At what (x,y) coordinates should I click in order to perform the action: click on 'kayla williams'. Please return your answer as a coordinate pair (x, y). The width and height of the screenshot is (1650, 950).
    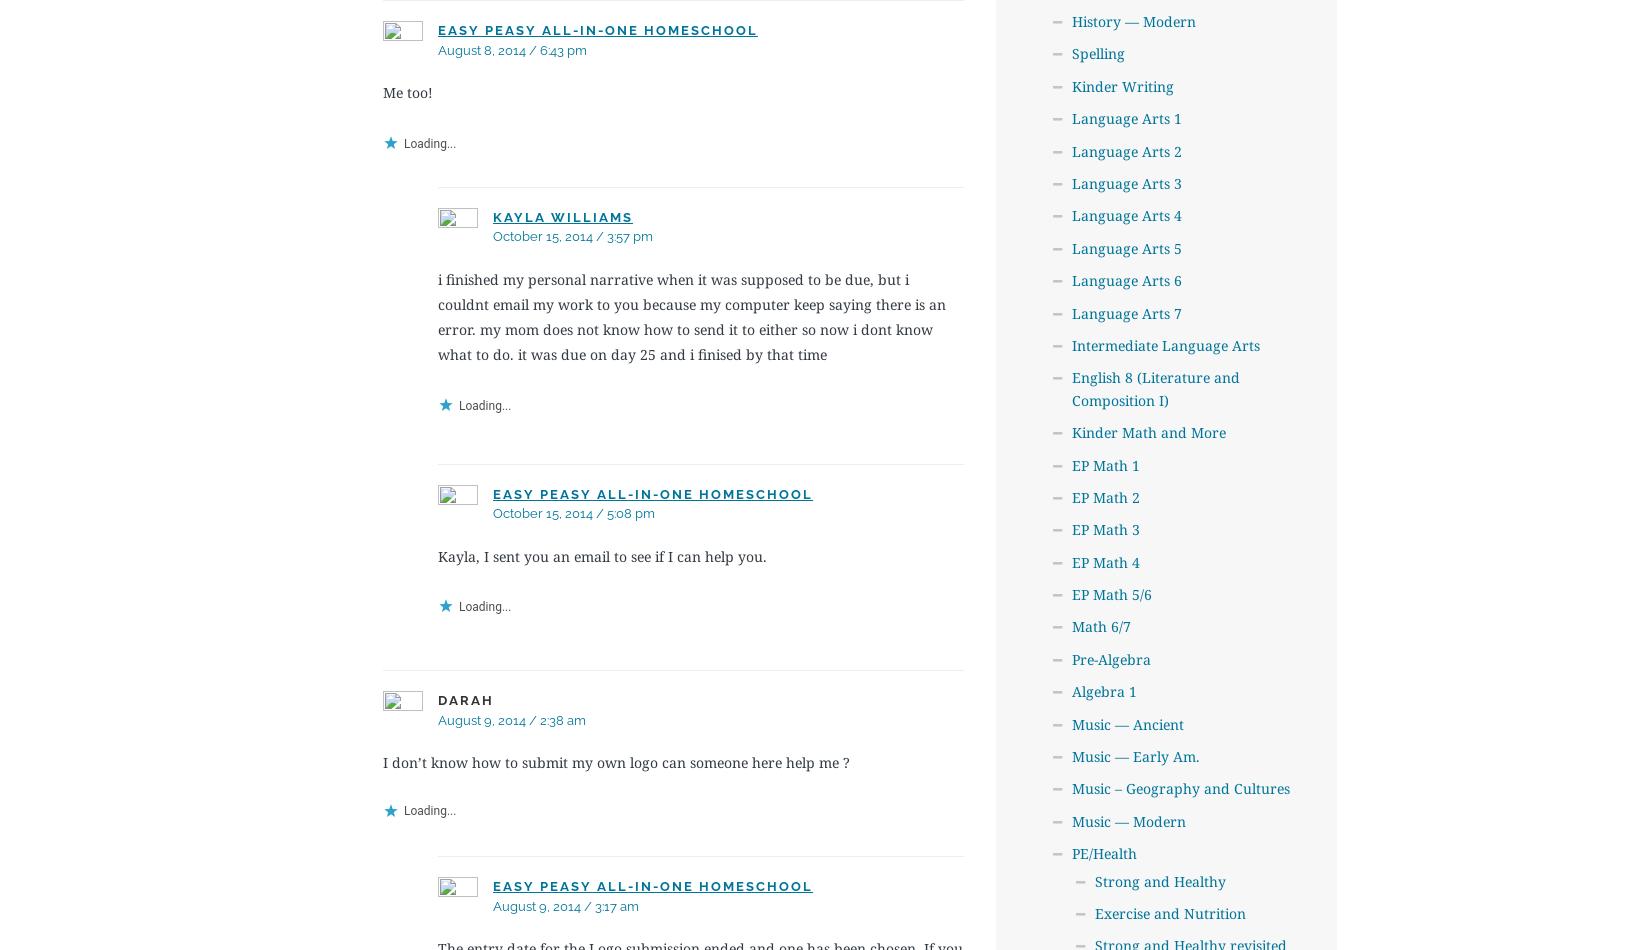
    Looking at the image, I should click on (561, 216).